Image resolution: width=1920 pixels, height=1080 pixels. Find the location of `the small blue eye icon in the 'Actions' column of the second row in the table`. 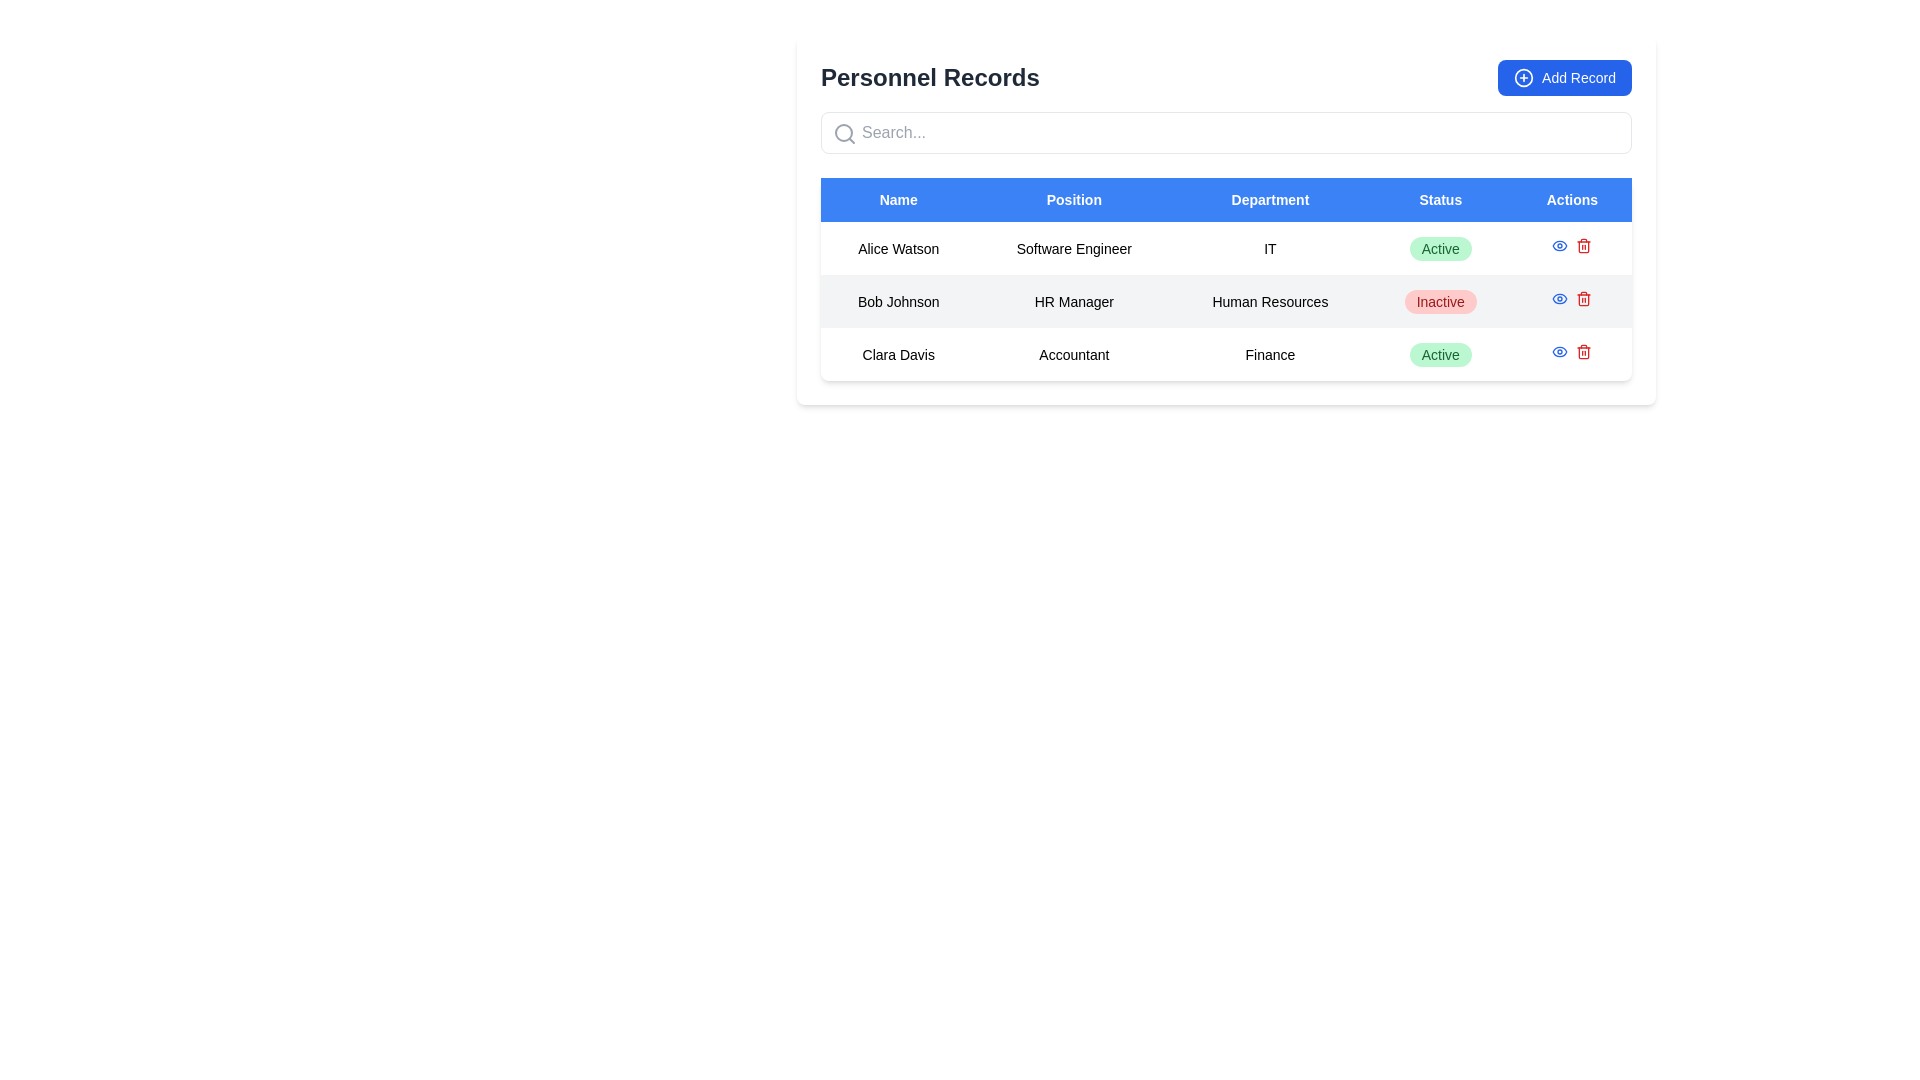

the small blue eye icon in the 'Actions' column of the second row in the table is located at coordinates (1559, 299).